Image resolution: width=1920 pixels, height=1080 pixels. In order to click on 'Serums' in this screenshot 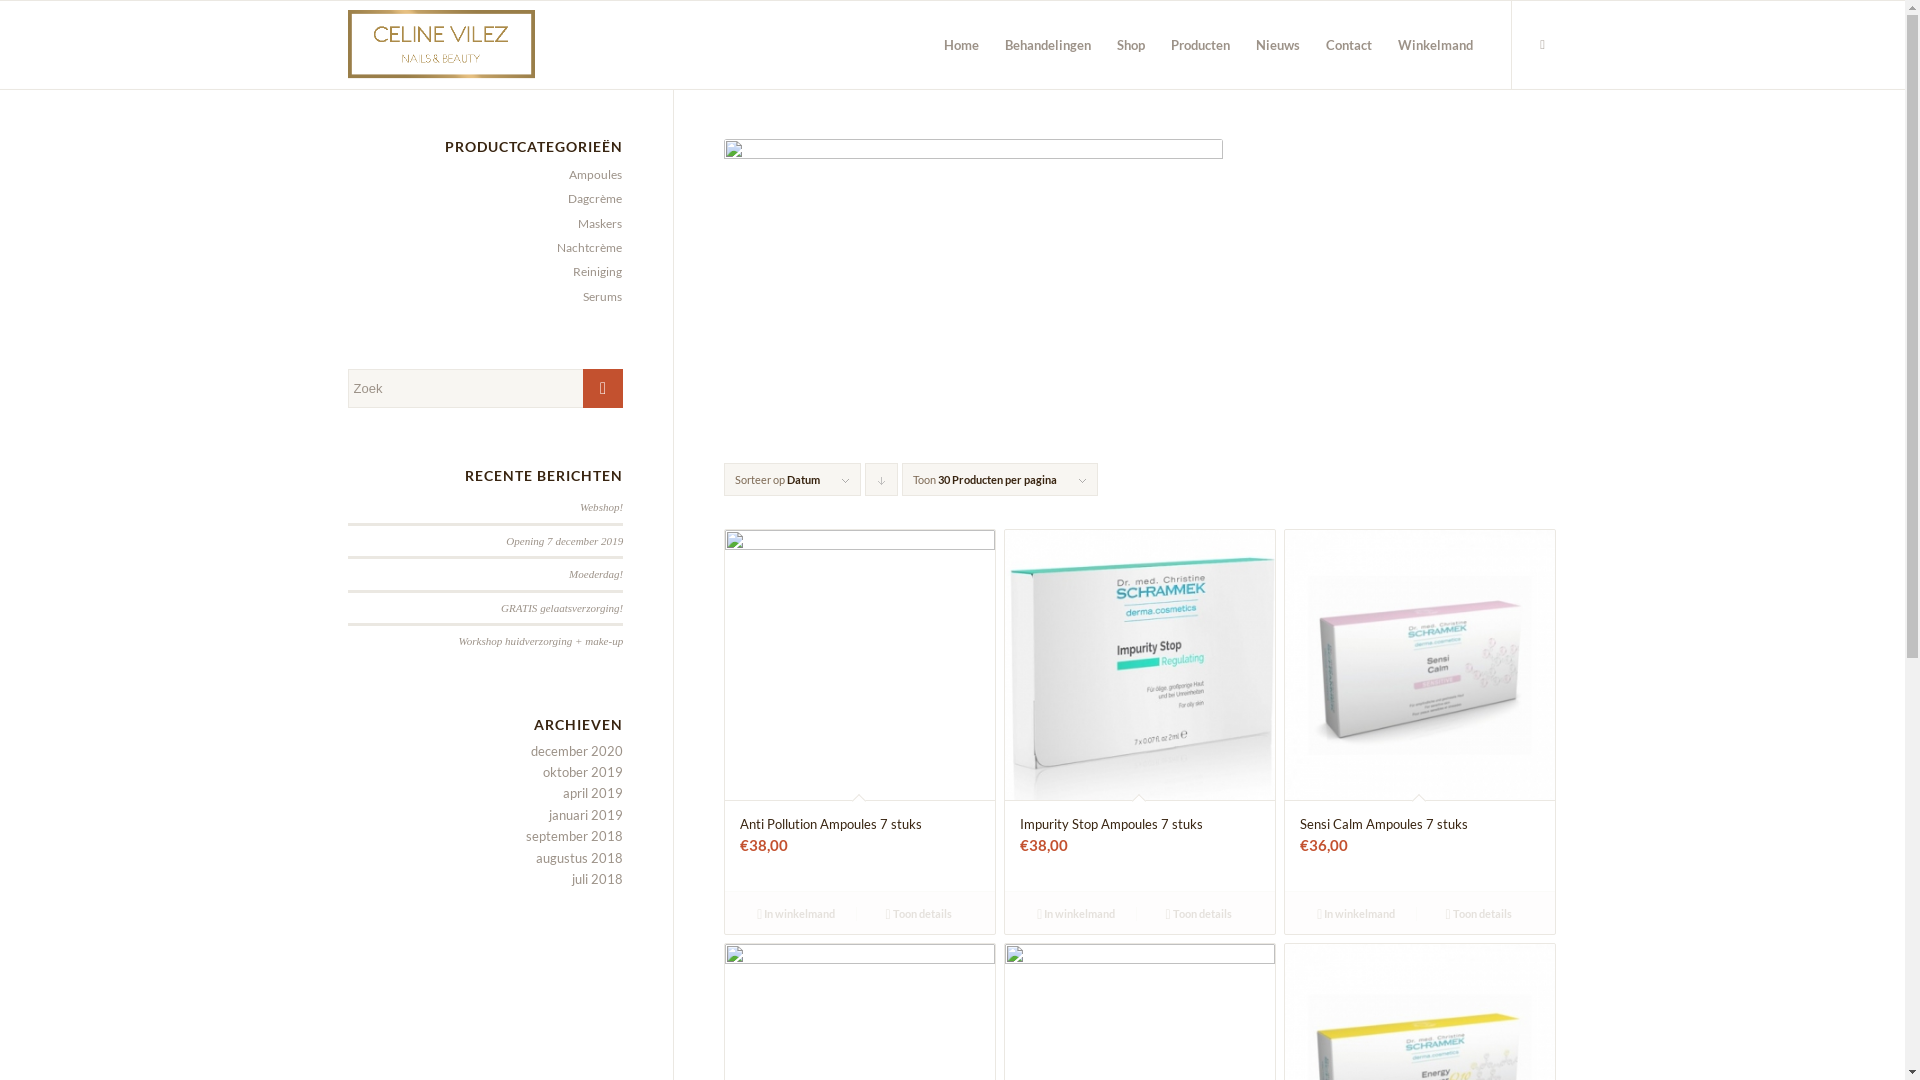, I will do `click(597, 296)`.